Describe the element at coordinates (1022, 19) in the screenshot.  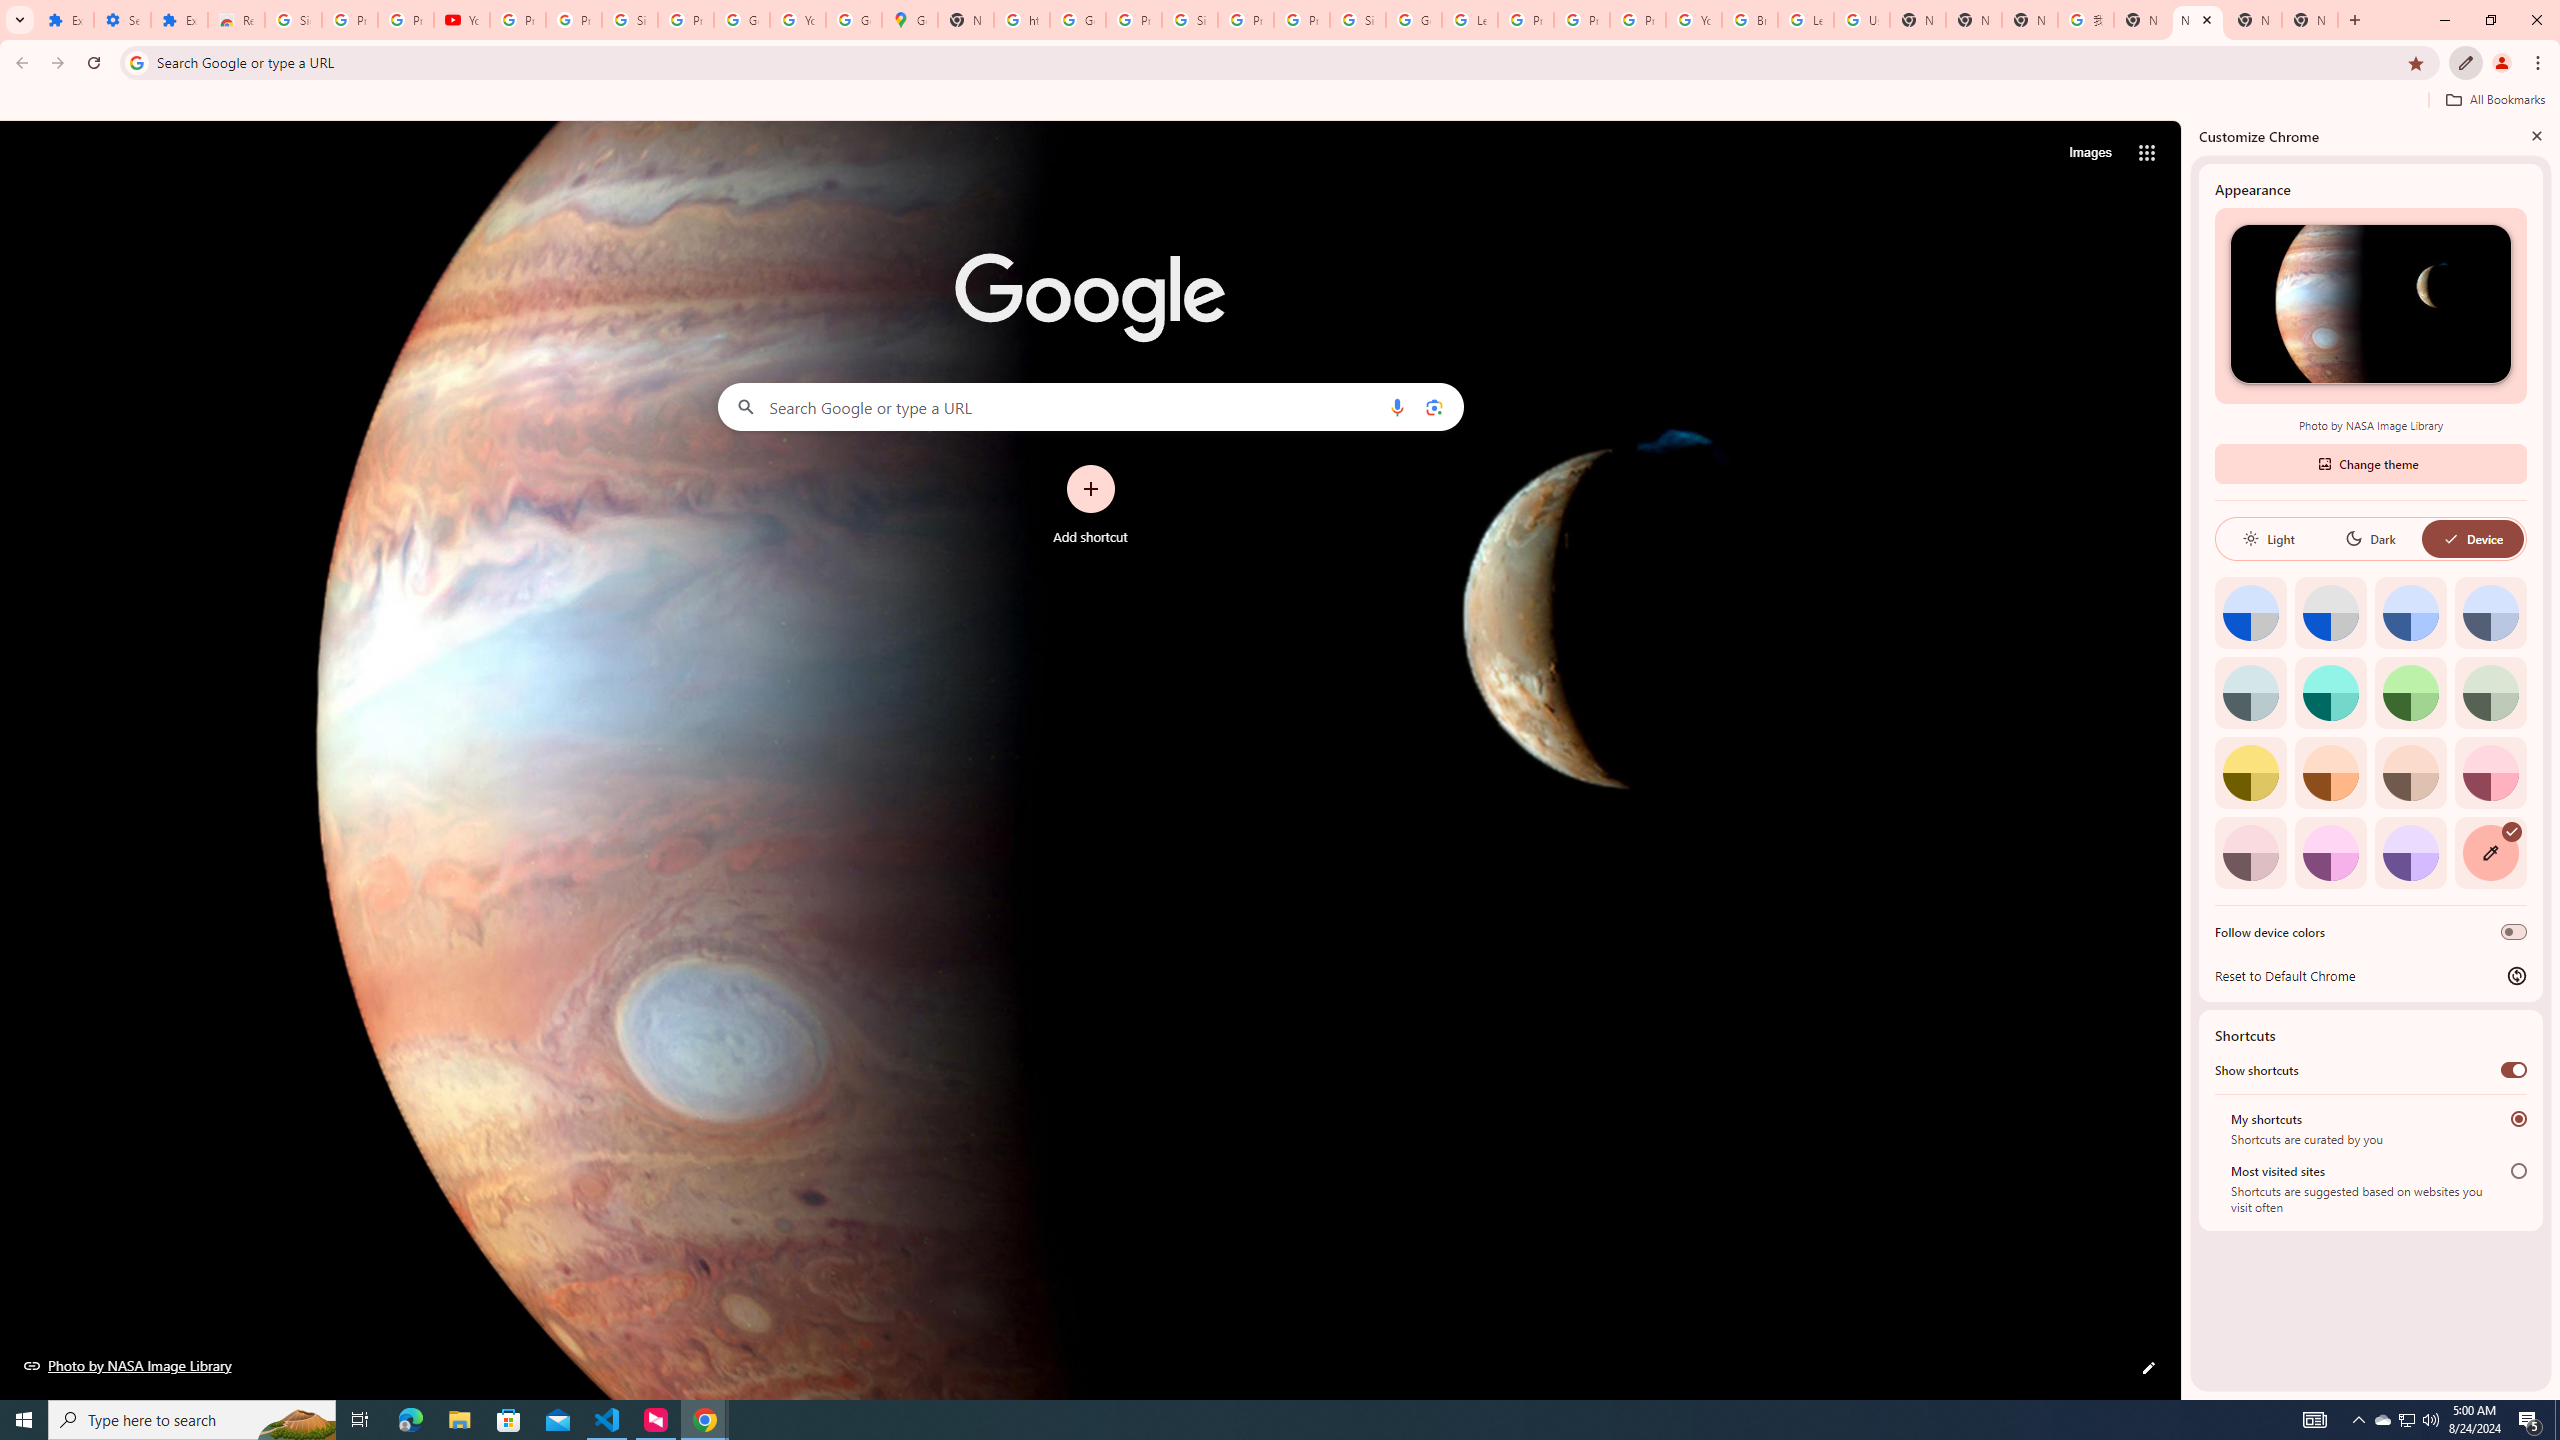
I see `'https://scholar.google.com/'` at that location.